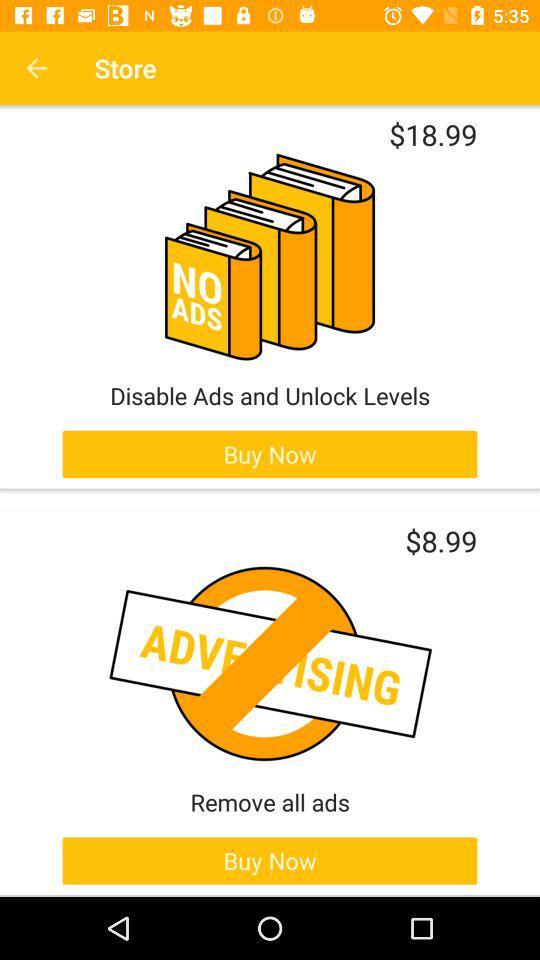 The height and width of the screenshot is (960, 540). I want to click on the icon next to the store icon, so click(36, 68).